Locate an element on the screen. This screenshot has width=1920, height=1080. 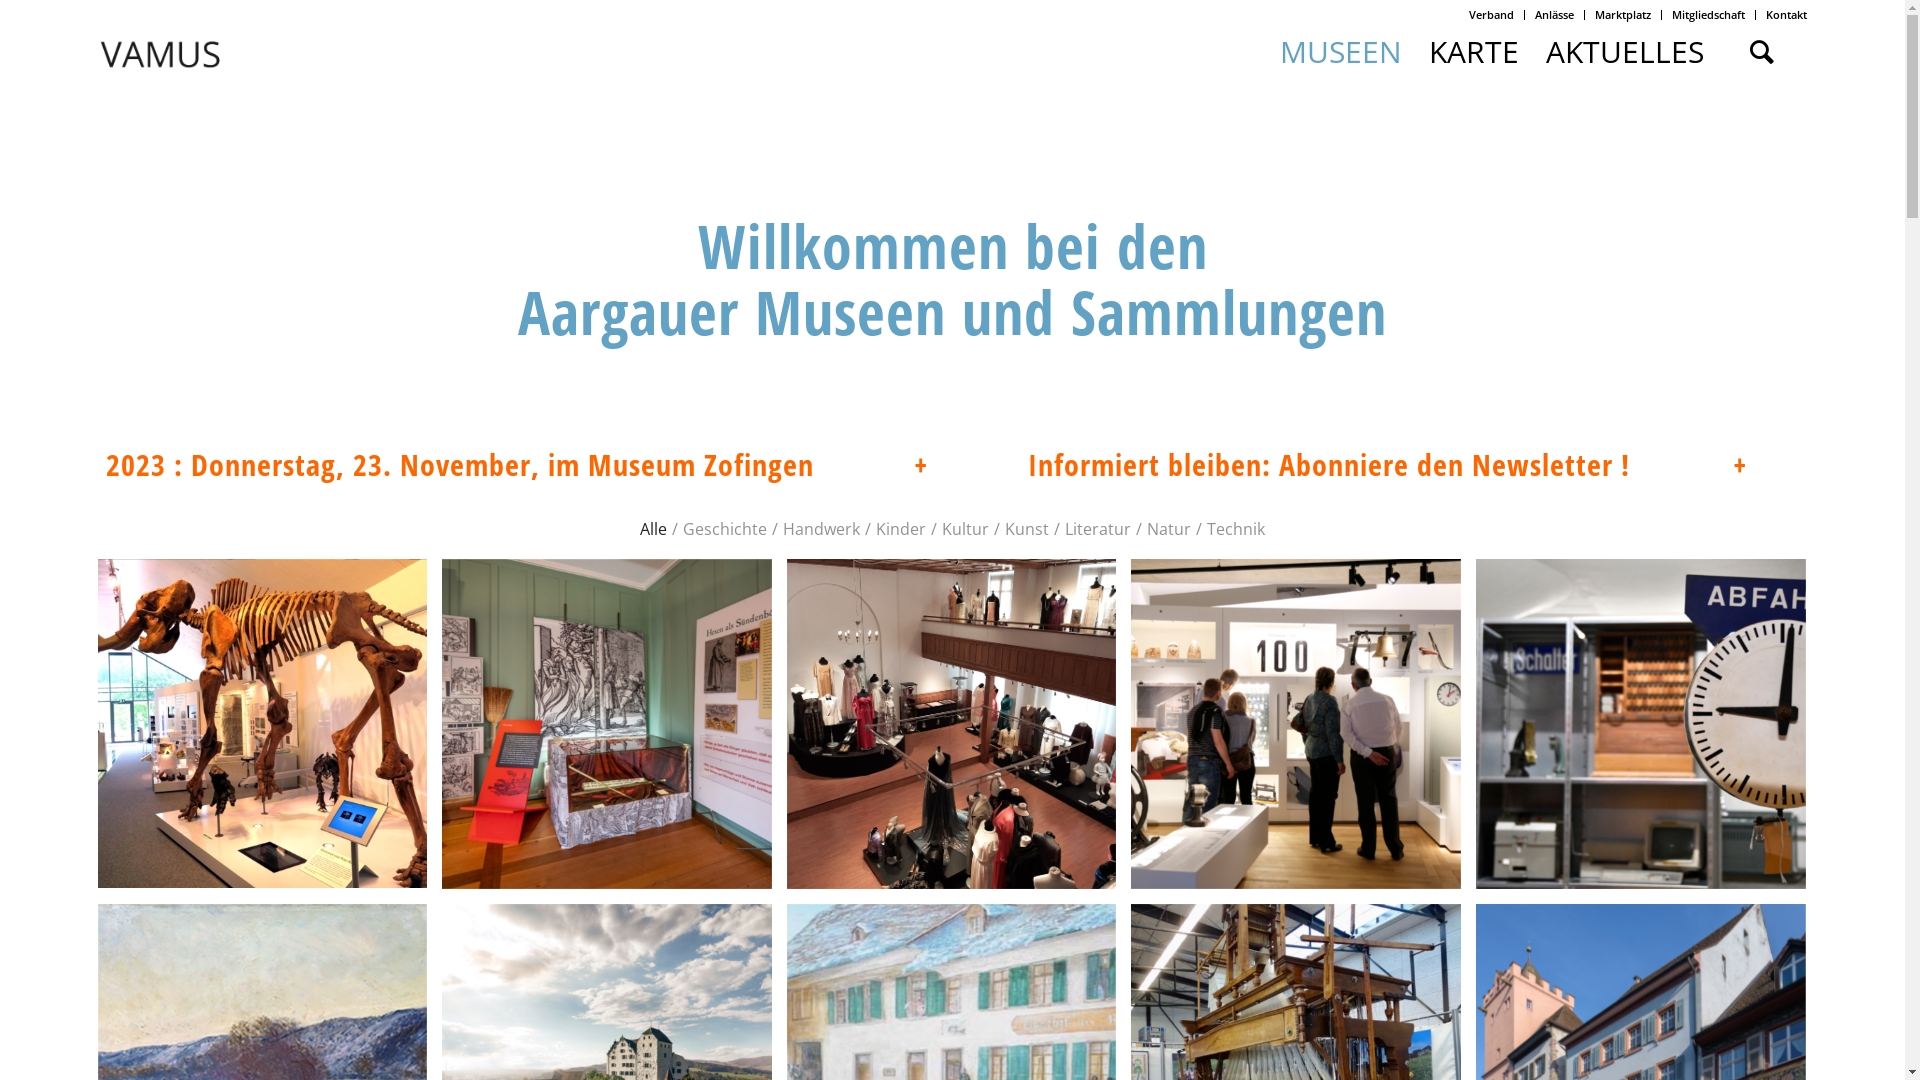
'Literatur' is located at coordinates (1097, 503).